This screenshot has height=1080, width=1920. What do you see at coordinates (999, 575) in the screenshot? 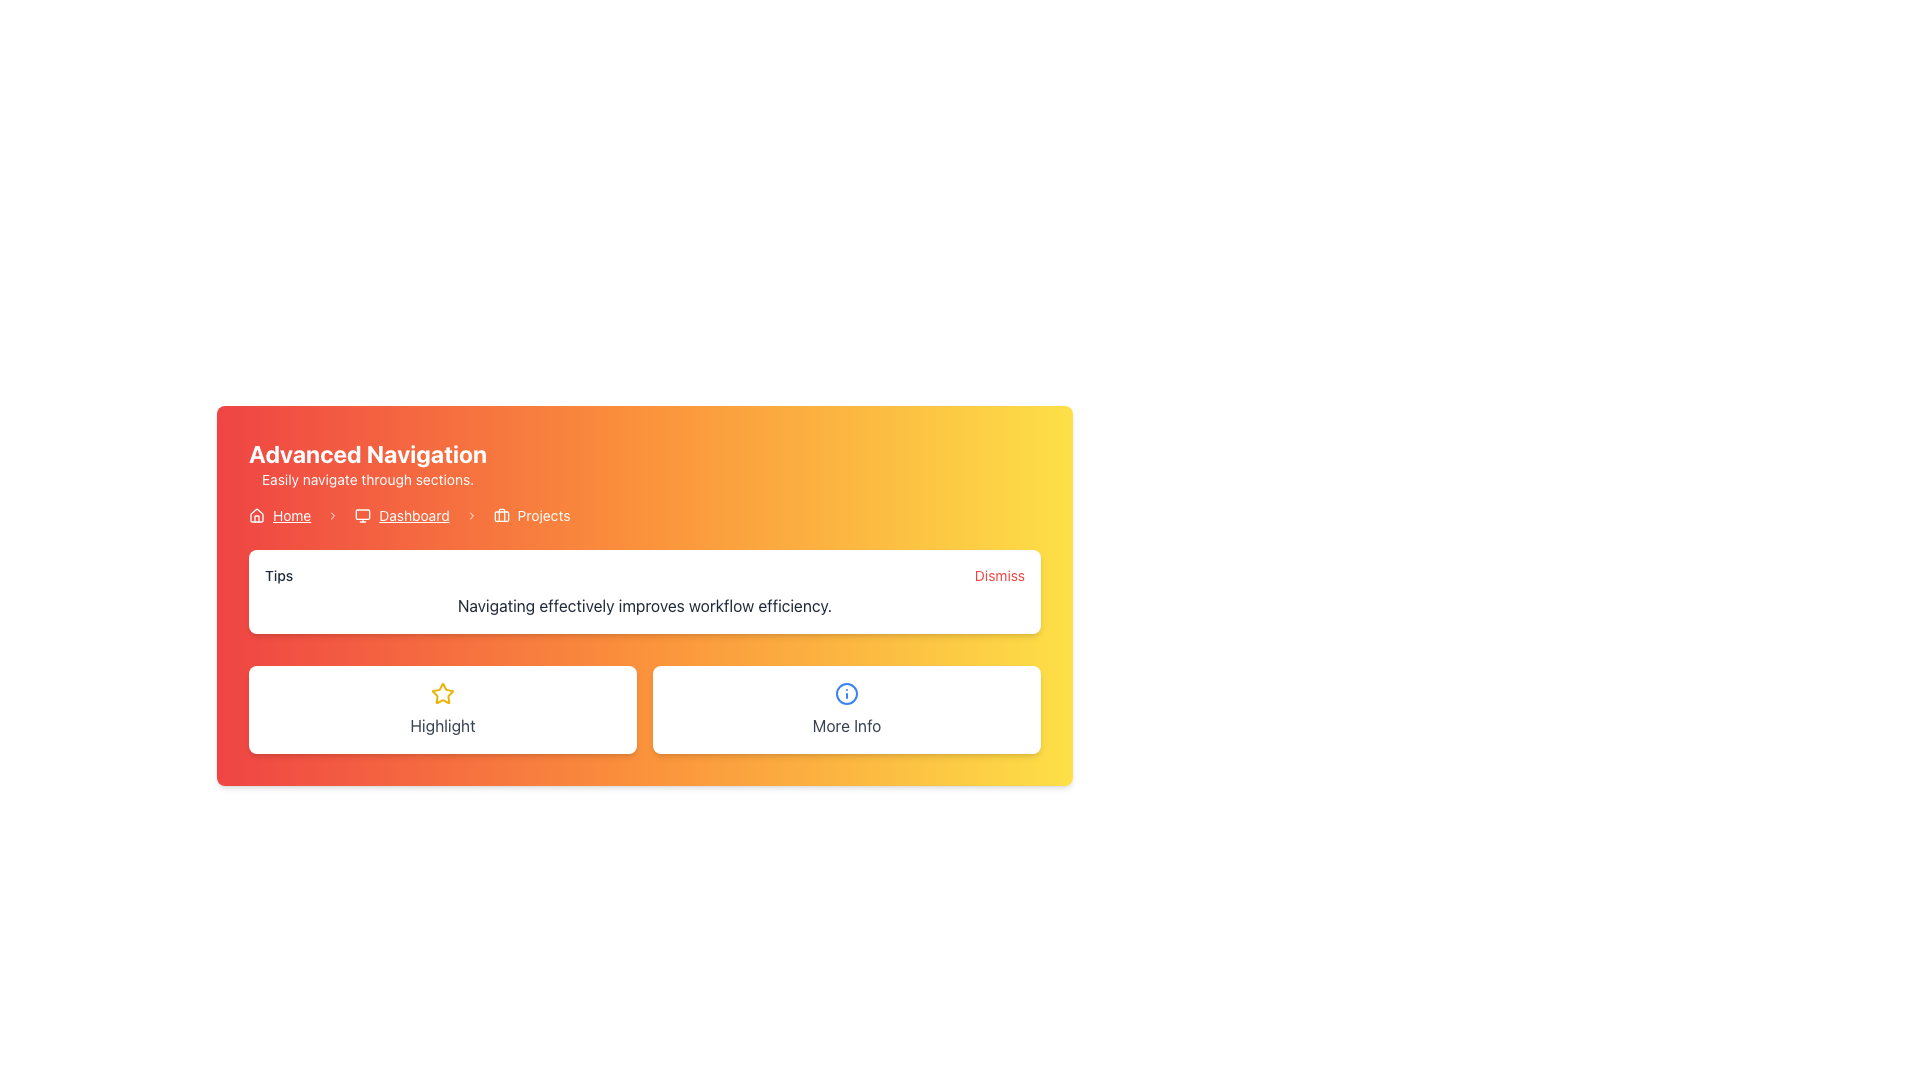
I see `the 'Dismiss' interactive link located at the top right corner of the 'Tips' section` at bounding box center [999, 575].